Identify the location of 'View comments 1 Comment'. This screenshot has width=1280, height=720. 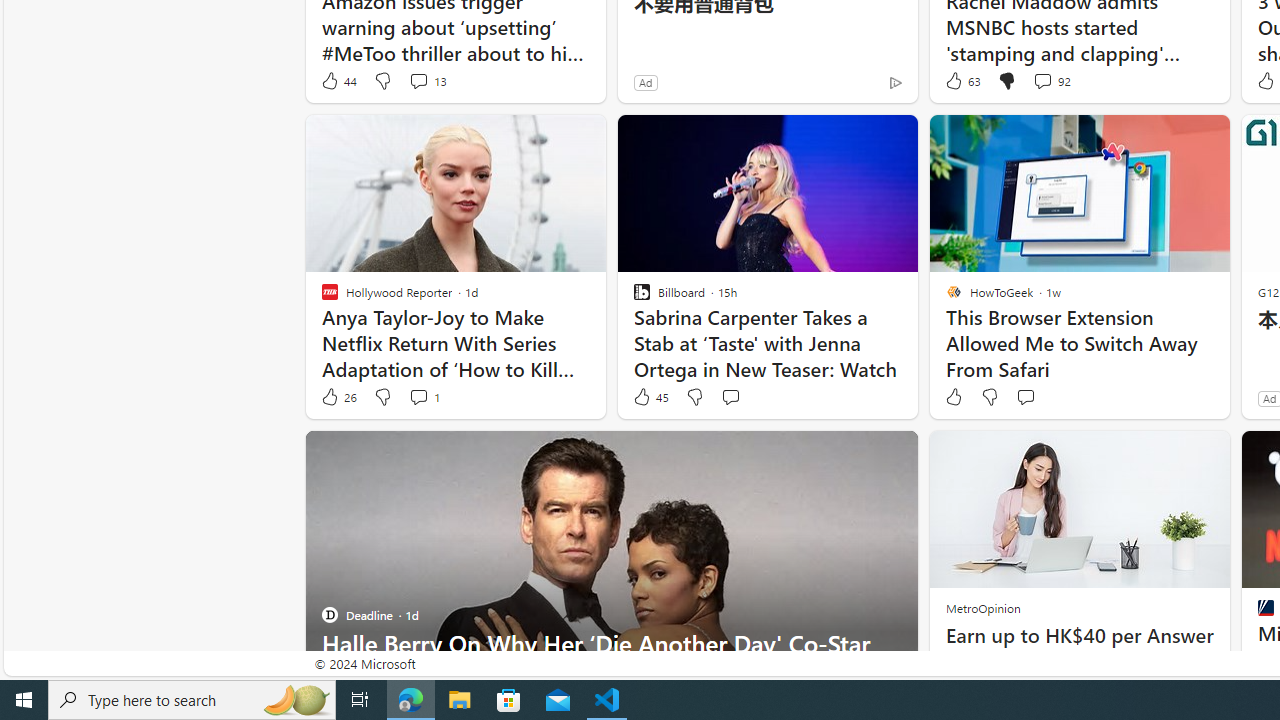
(422, 397).